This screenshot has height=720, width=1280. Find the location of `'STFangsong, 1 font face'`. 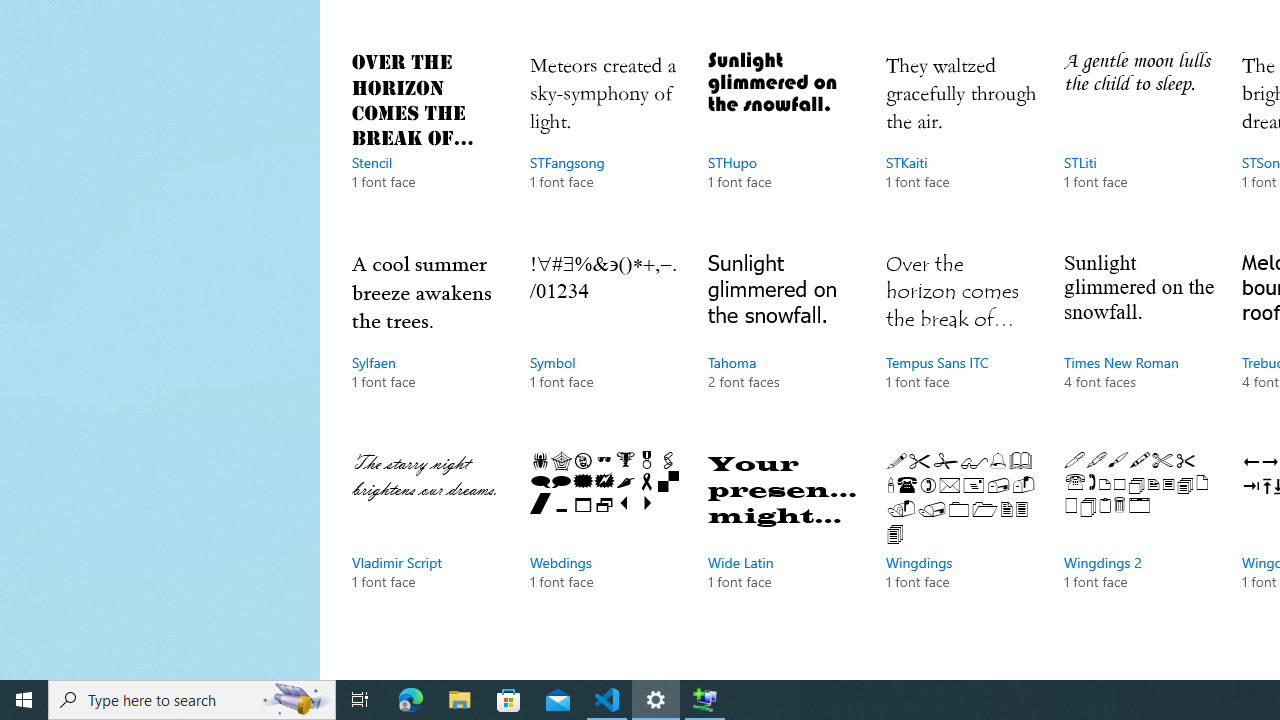

'STFangsong, 1 font face' is located at coordinates (603, 140).